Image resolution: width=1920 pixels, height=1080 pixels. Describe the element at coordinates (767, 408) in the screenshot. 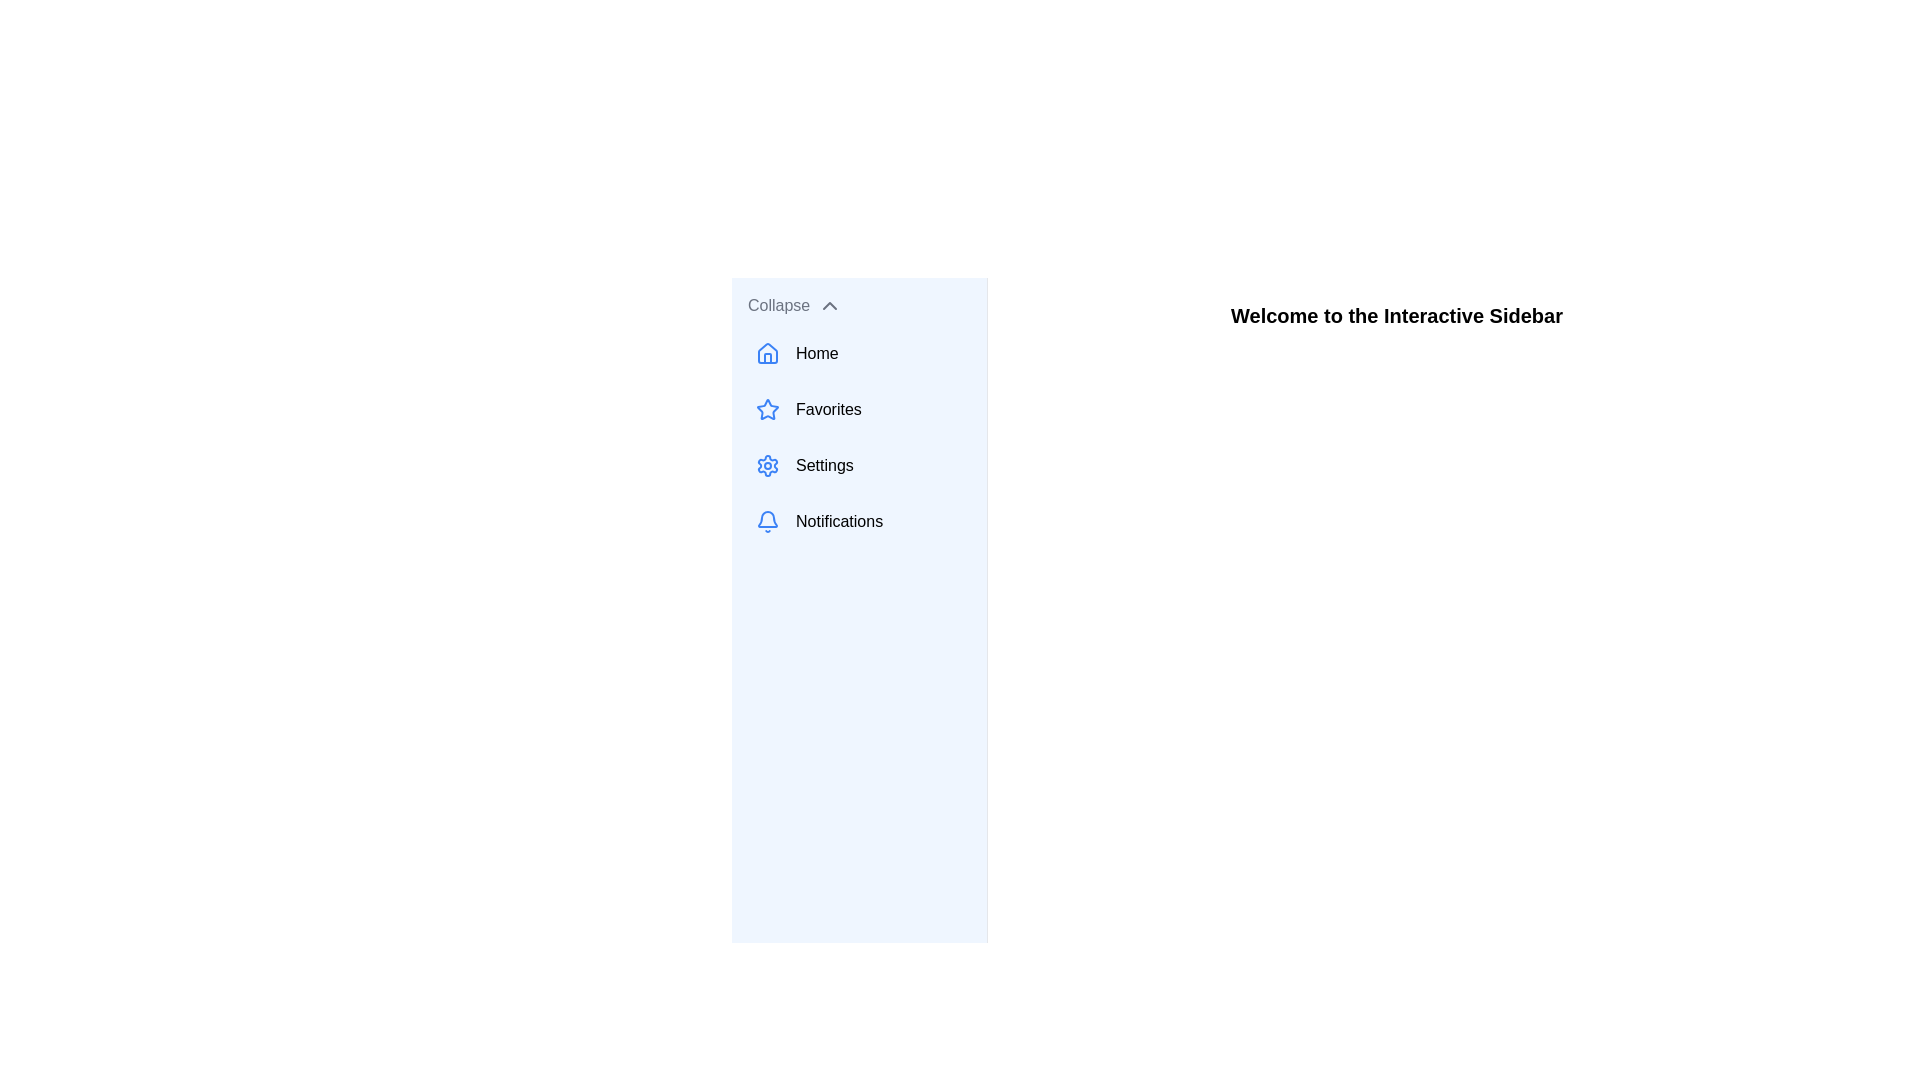

I see `the blue star-shaped icon in the navigation sidebar, positioned second in the list under the collapse button` at that location.